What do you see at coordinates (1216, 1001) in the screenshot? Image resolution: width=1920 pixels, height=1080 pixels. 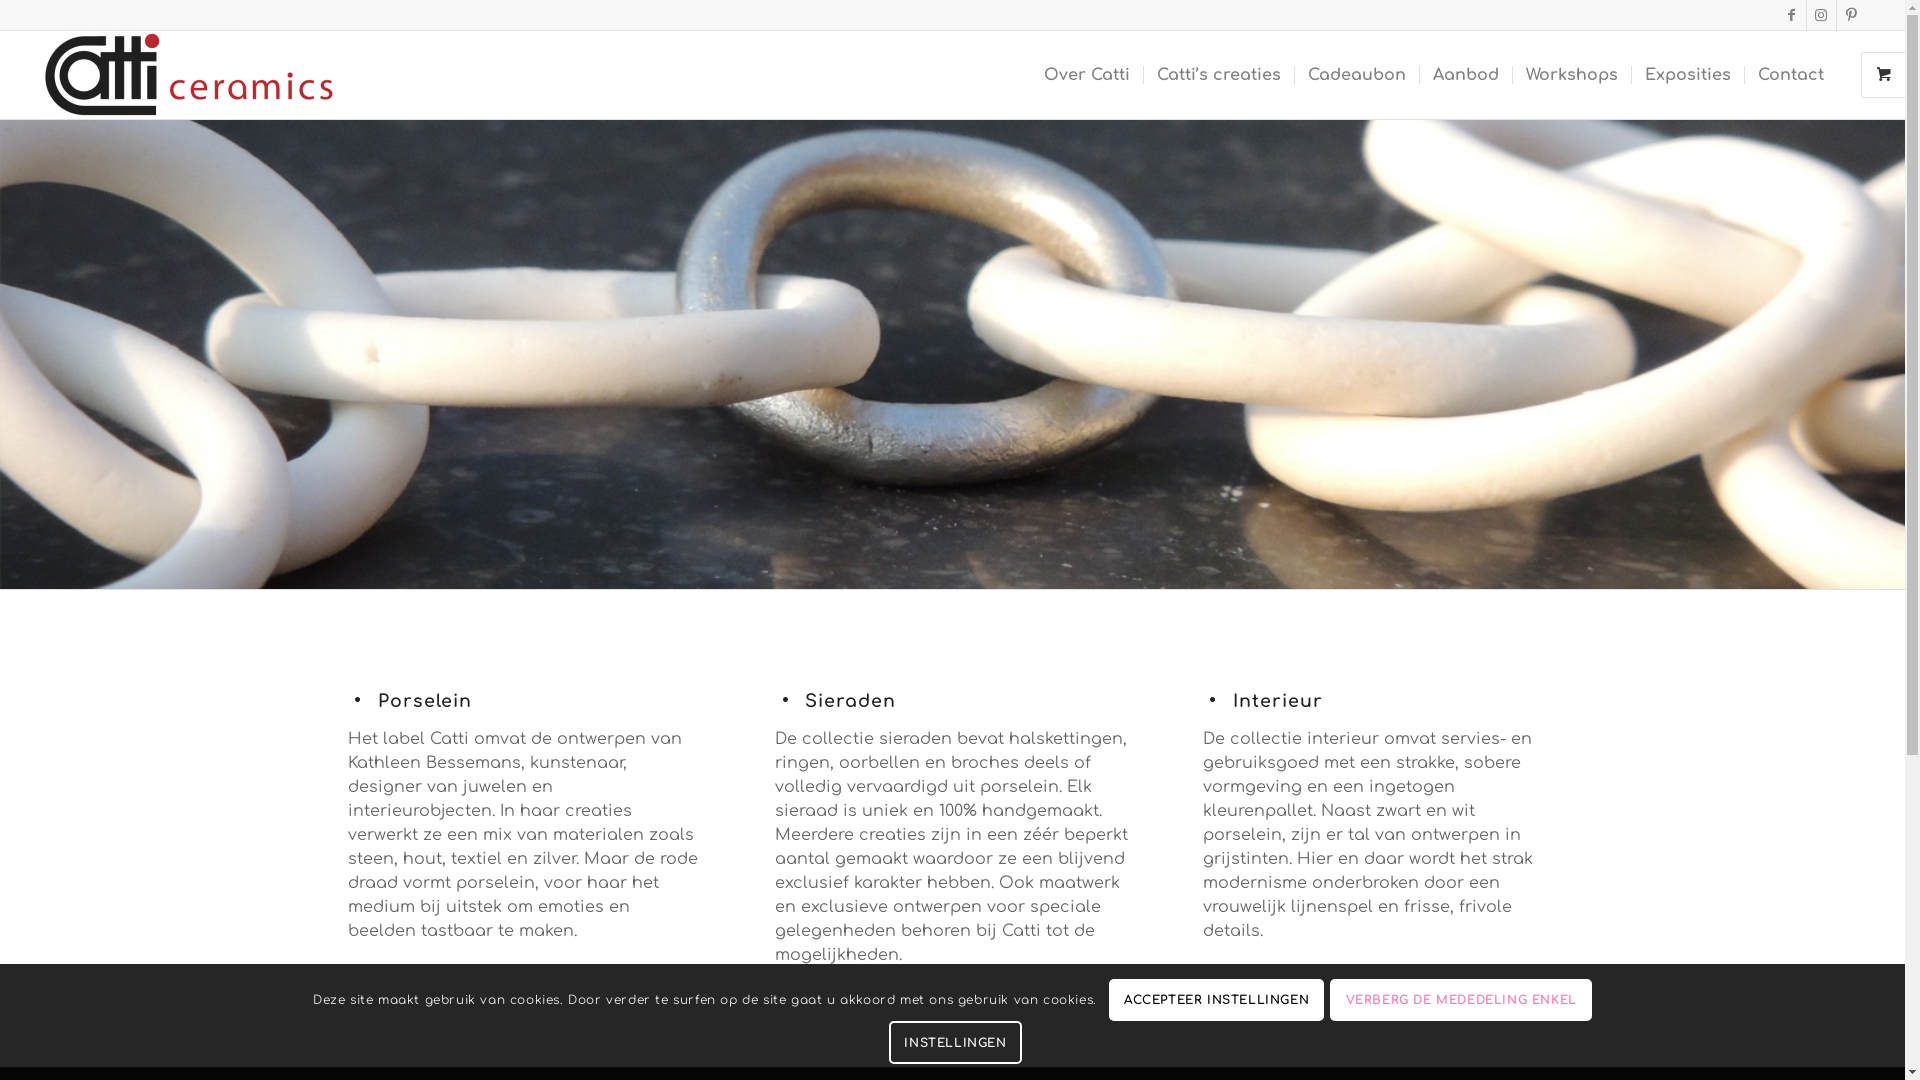 I see `'ACCEPTEER INSTELLINGEN'` at bounding box center [1216, 1001].